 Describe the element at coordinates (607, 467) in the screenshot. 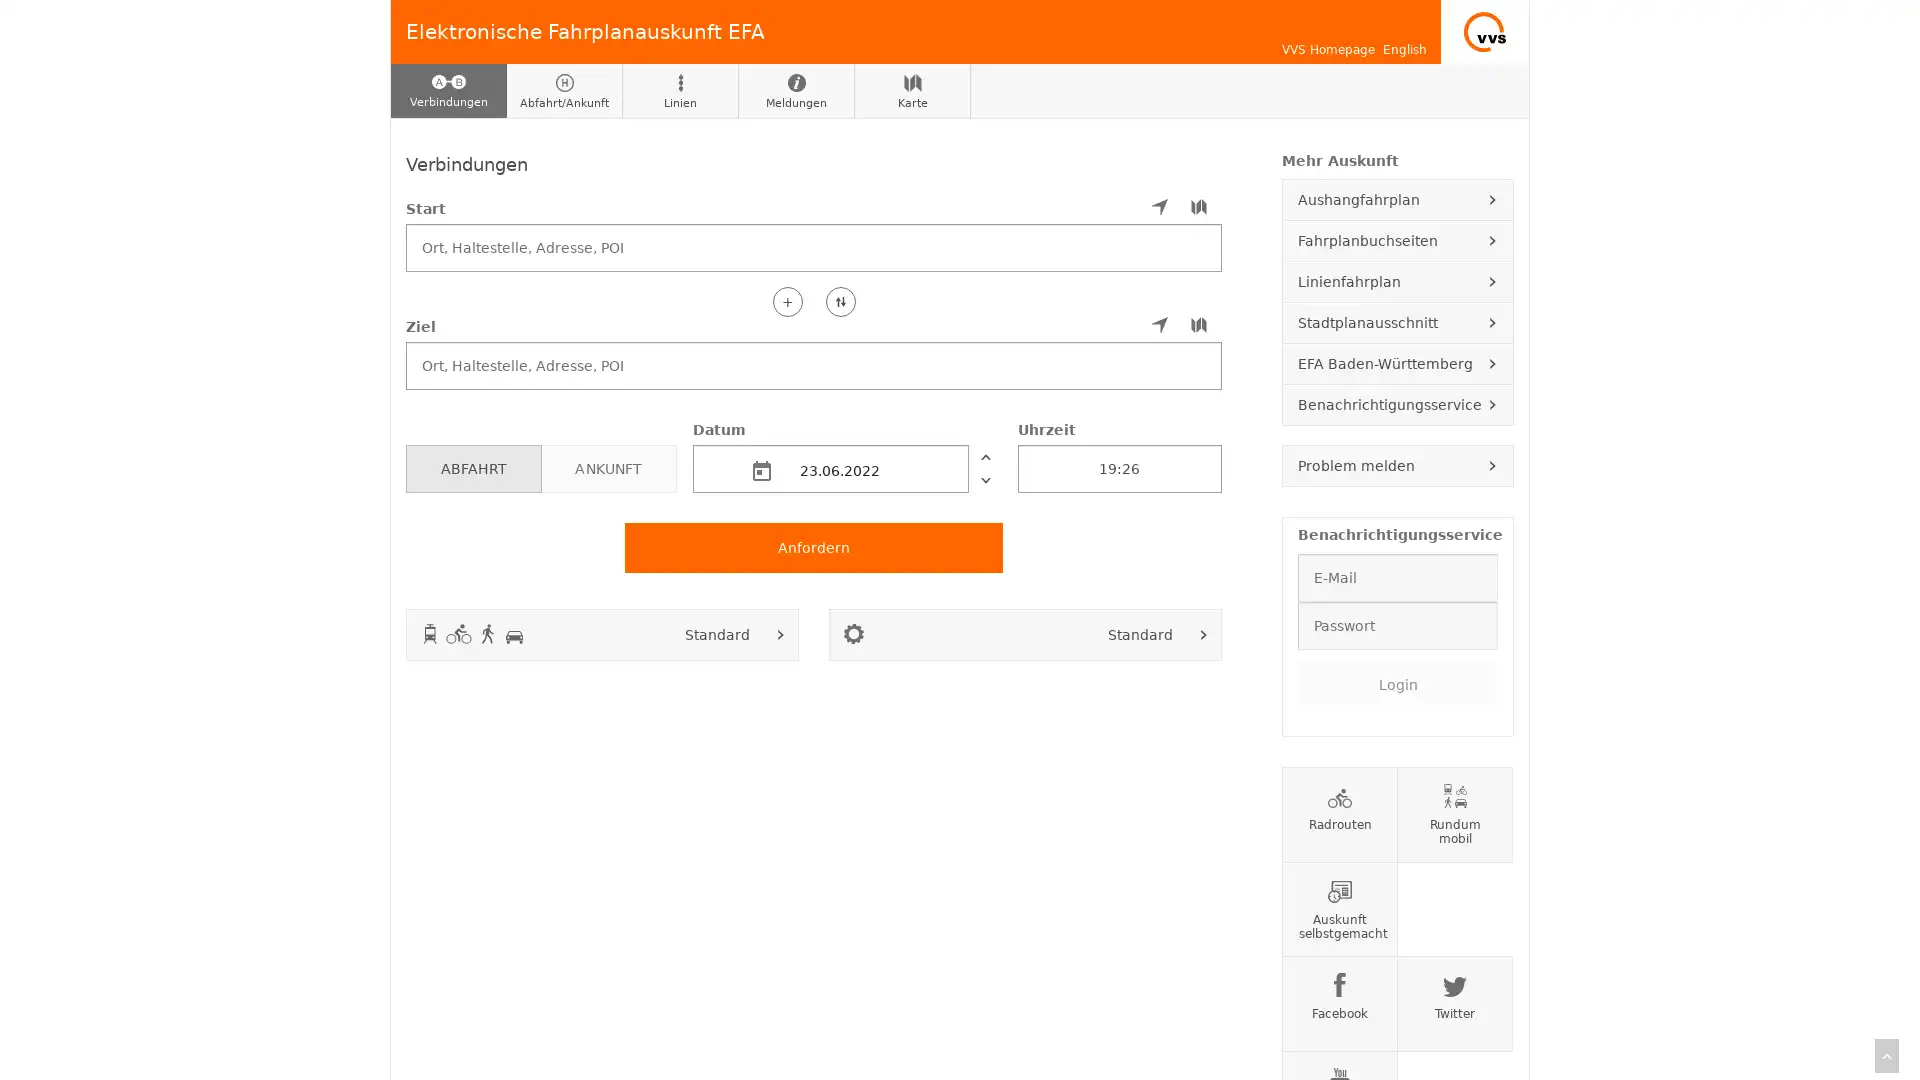

I see `ANKUNFT` at that location.